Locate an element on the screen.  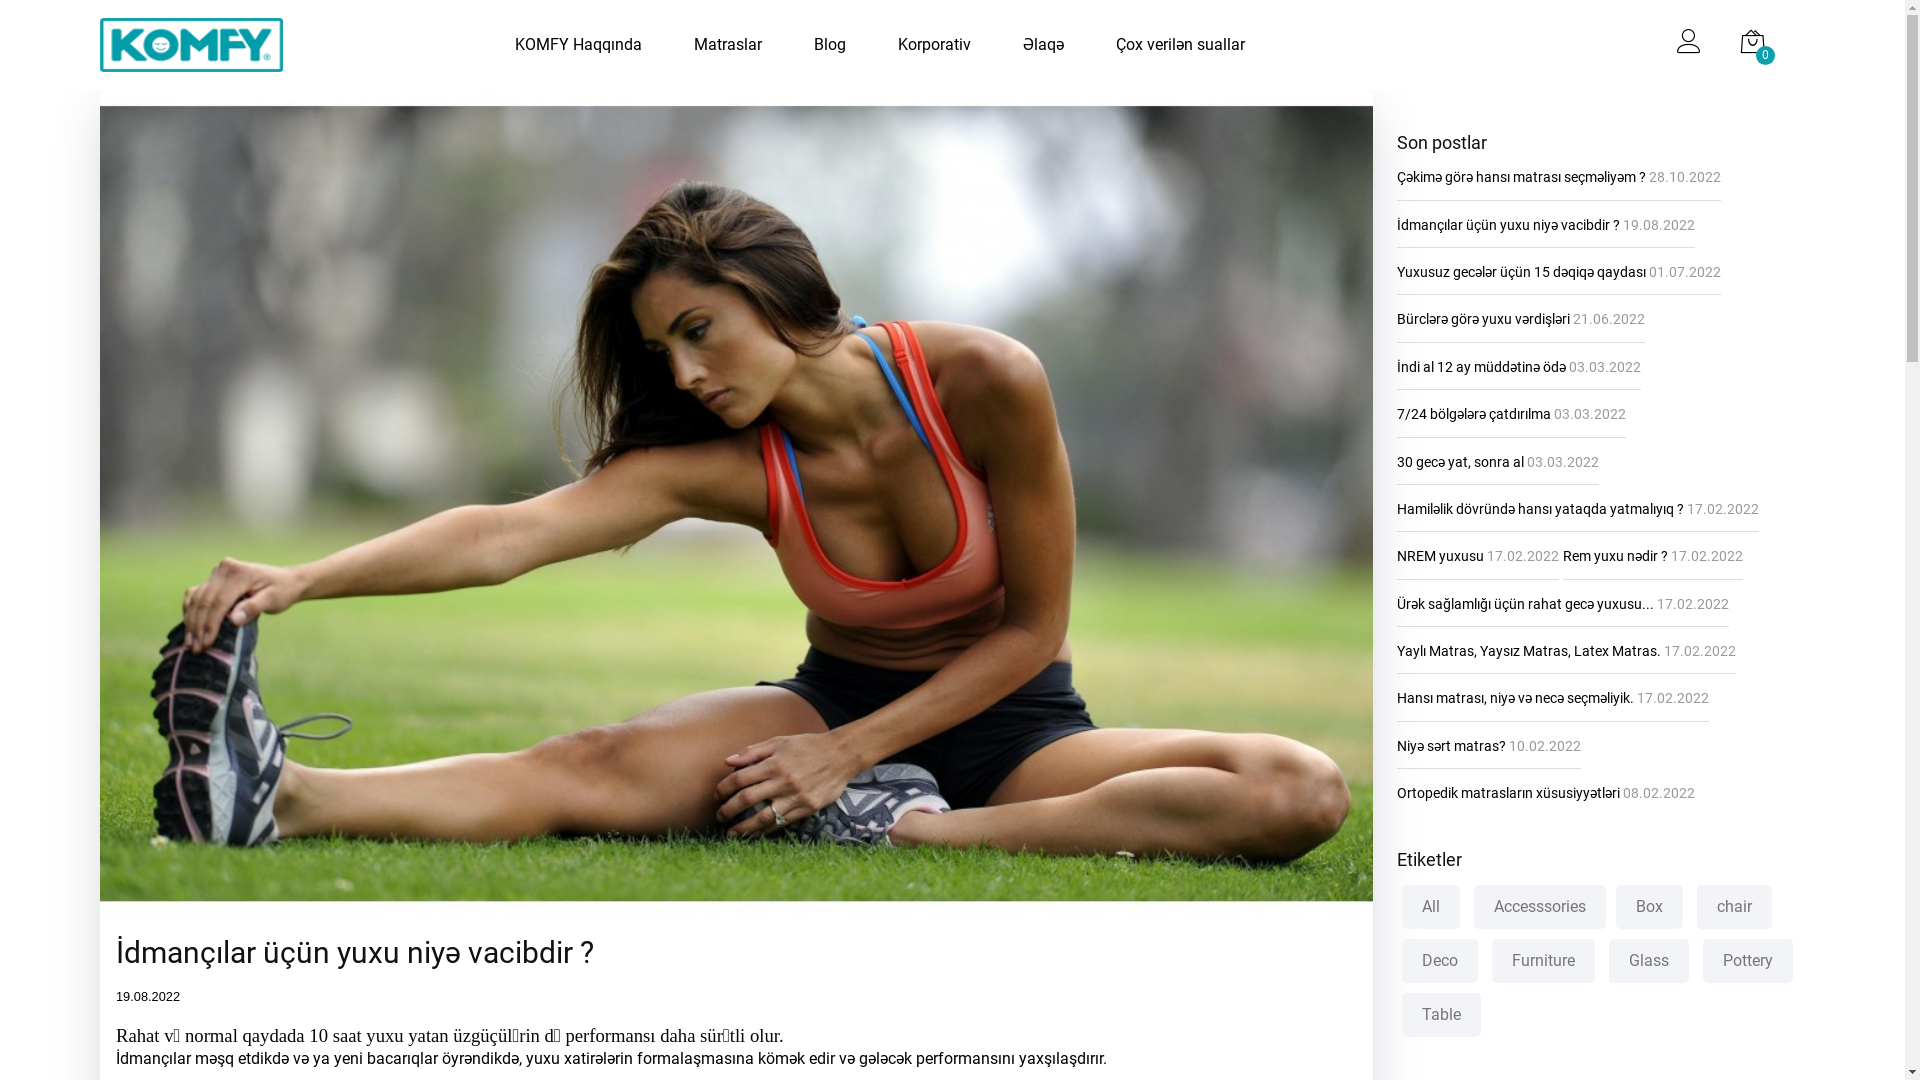
'NREM yuxusu 17.02.2022' is located at coordinates (1478, 555).